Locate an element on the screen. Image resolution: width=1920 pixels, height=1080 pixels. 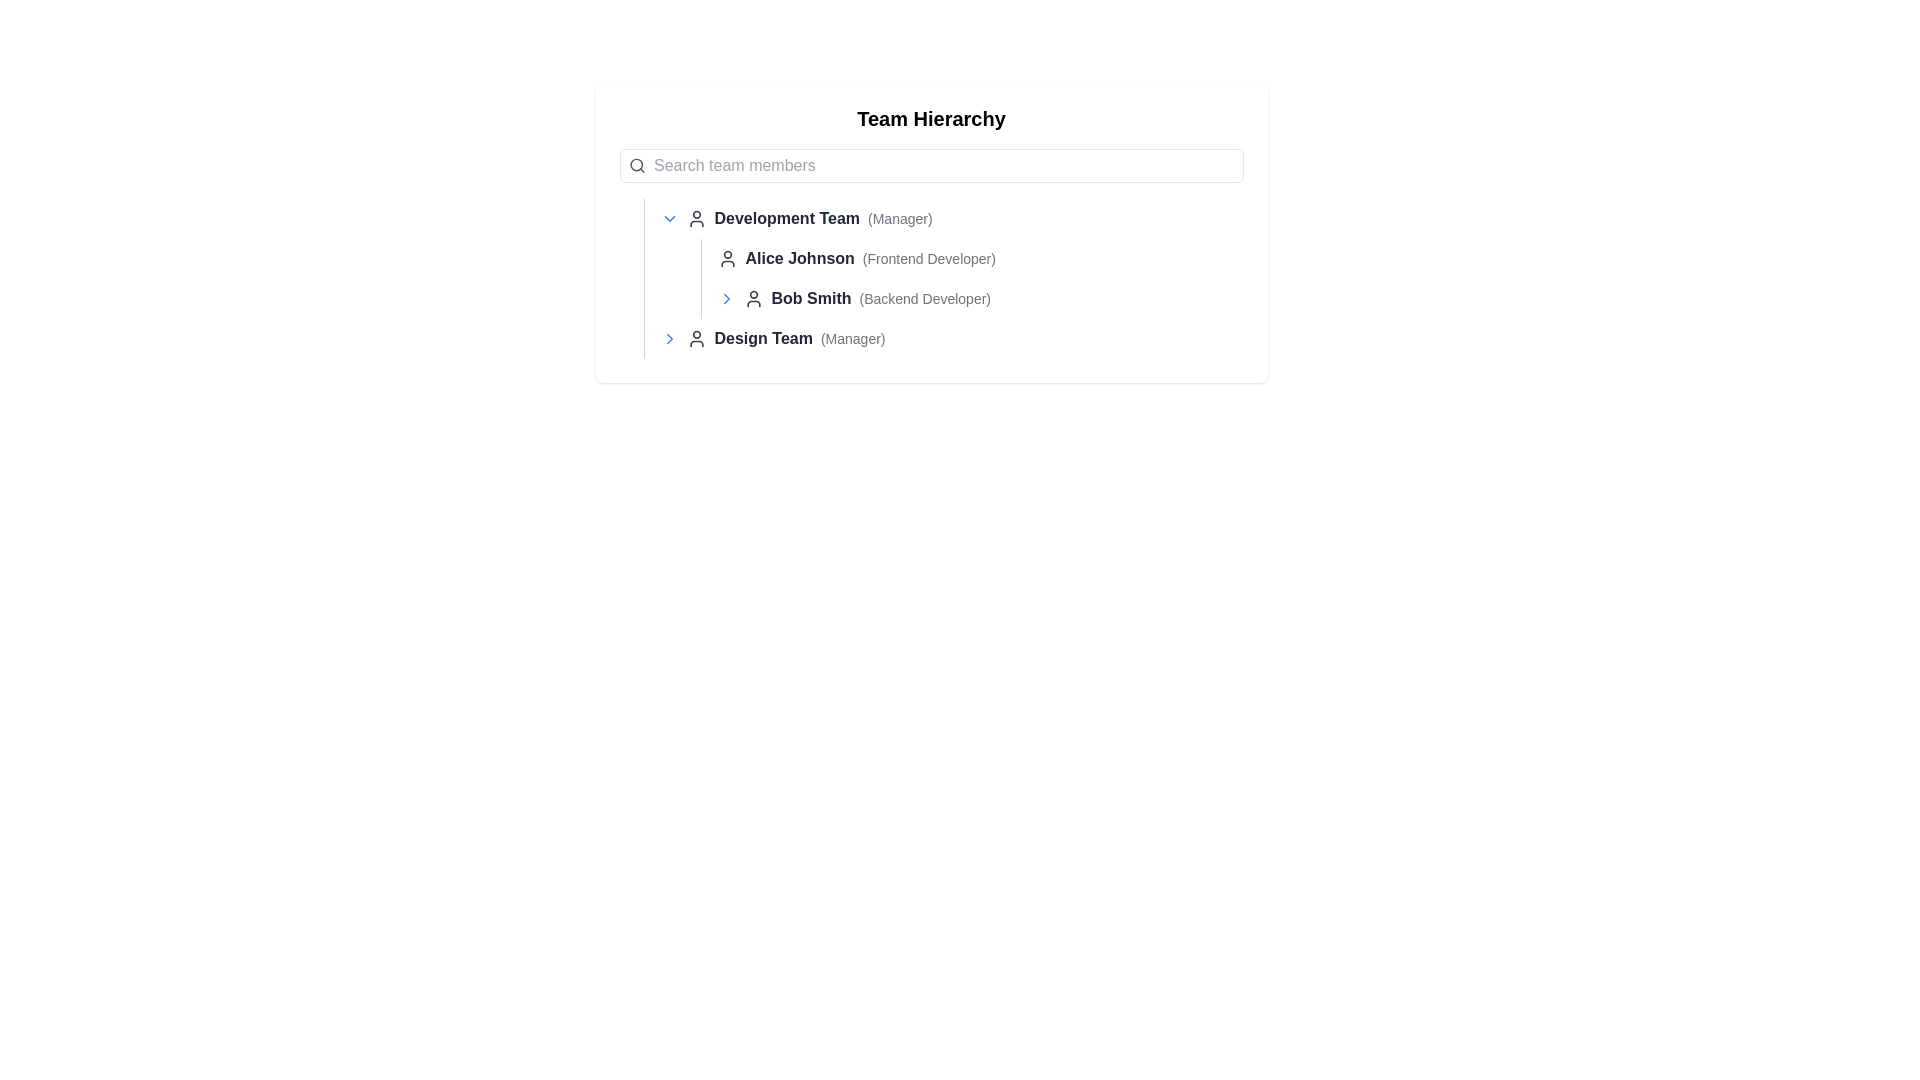
the text label element that displays '(Manager)' in gray color, which is positioned to the right of the 'Design Team' text in the 'Team Hierarchy' section is located at coordinates (853, 338).